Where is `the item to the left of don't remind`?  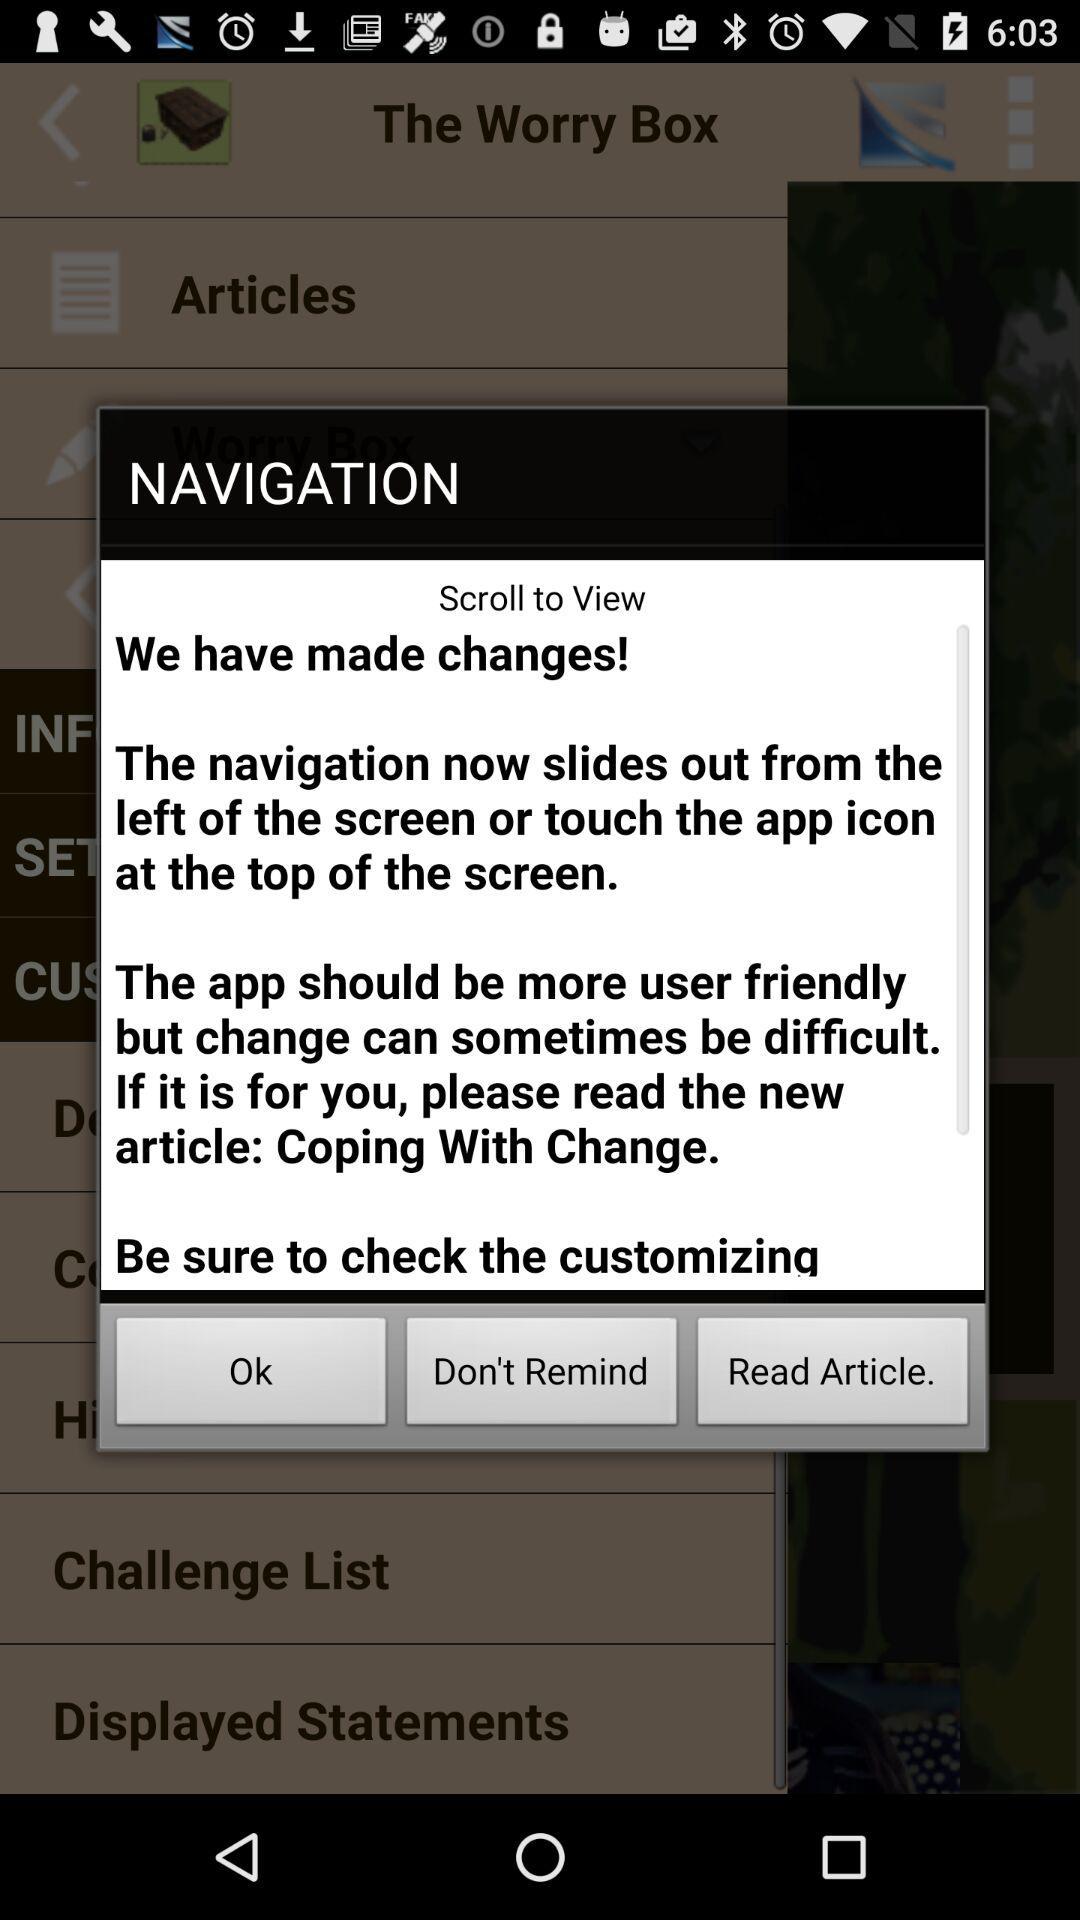 the item to the left of don't remind is located at coordinates (250, 1376).